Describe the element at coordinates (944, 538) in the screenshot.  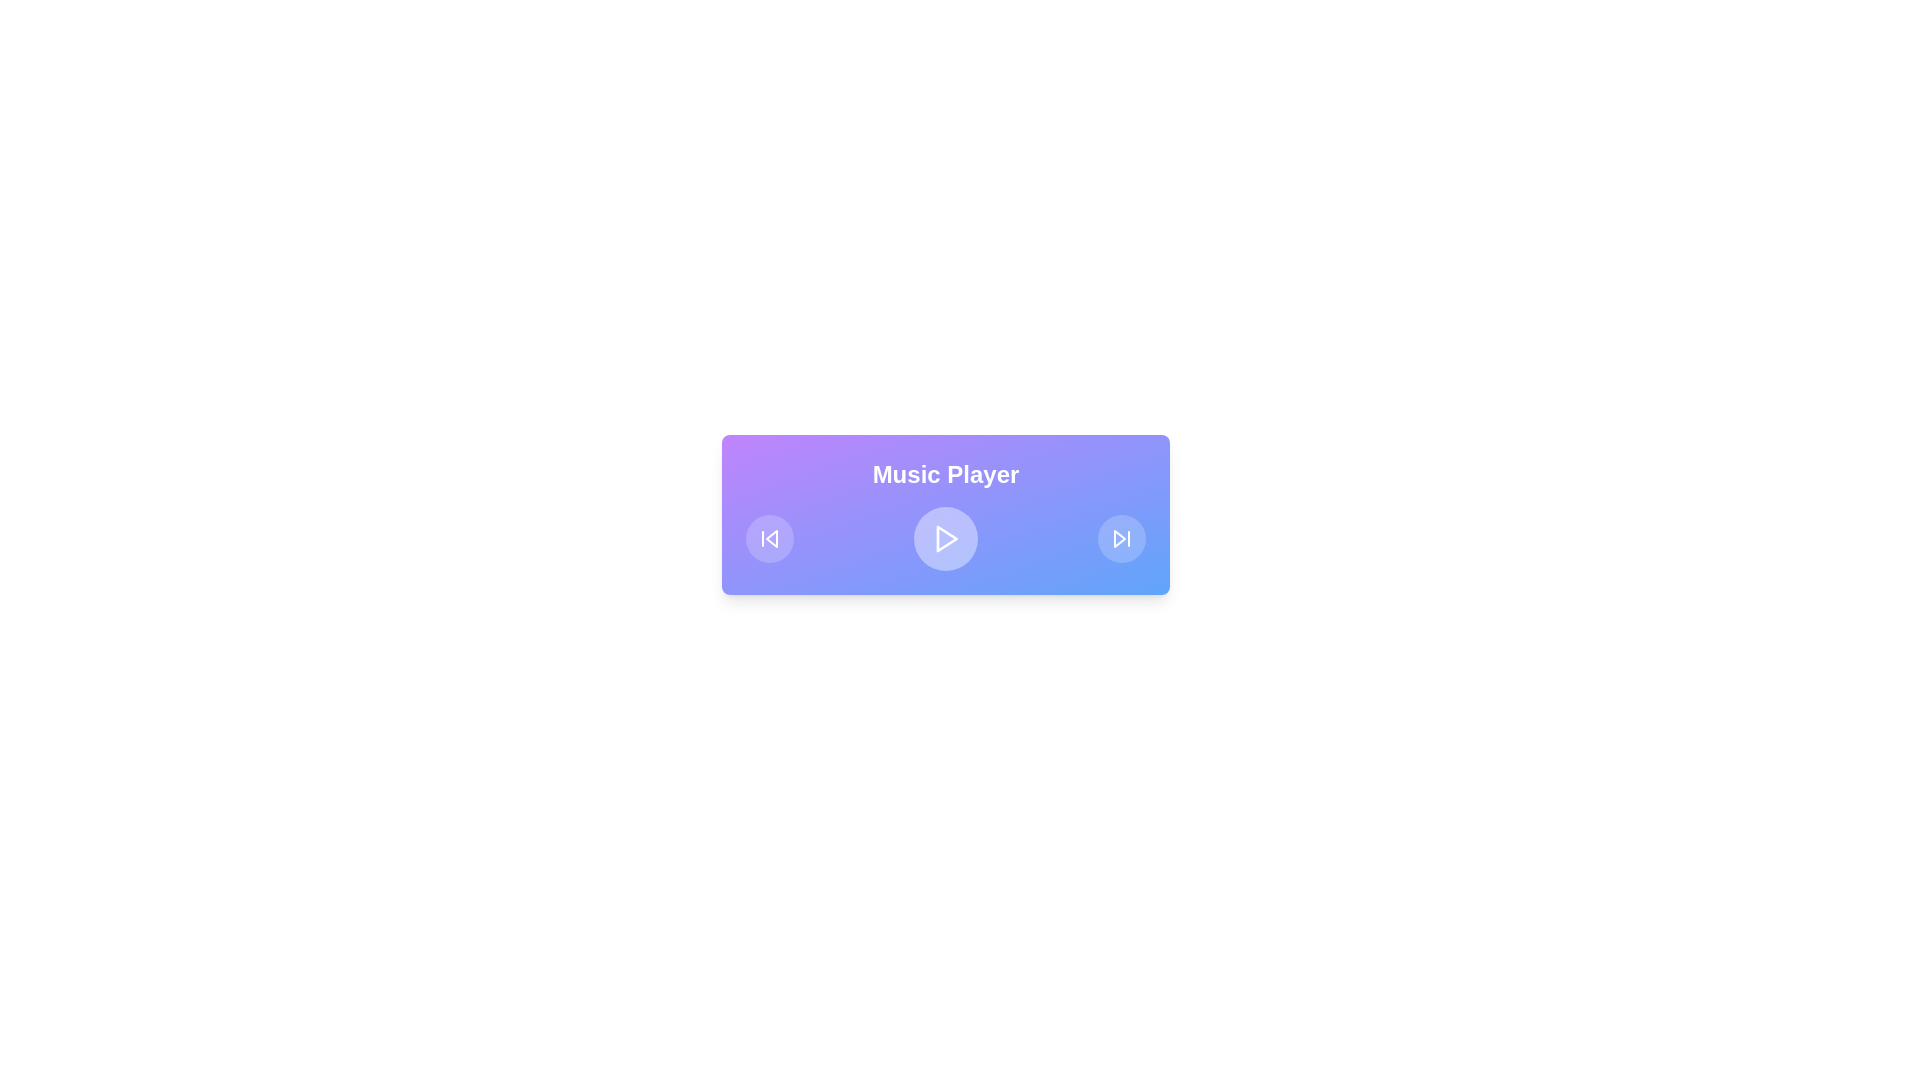
I see `the Play button located at the center of the horizontal music player controller to initiate or pause media playback` at that location.